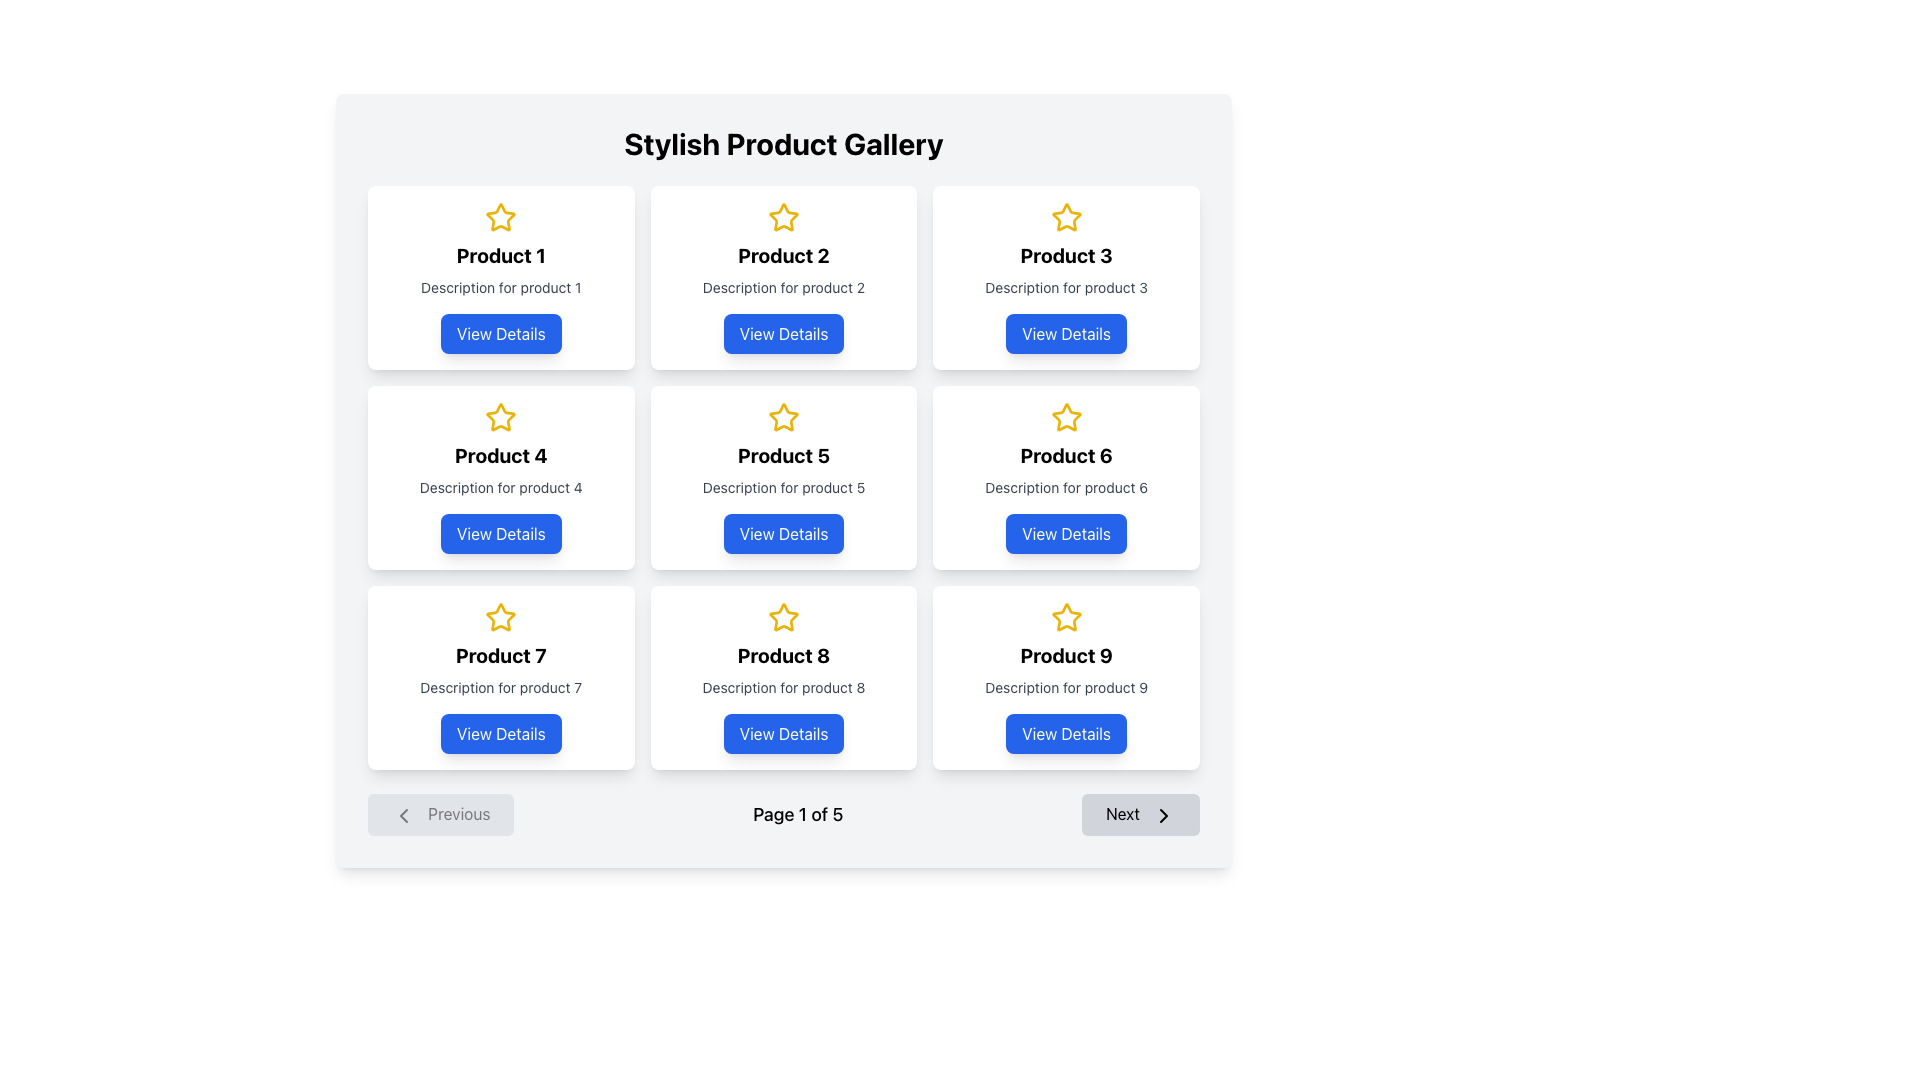 Image resolution: width=1920 pixels, height=1080 pixels. Describe the element at coordinates (782, 217) in the screenshot. I see `the star icon representing ratings or favorites in card number 2, located above the text 'Product 2' in the grid layout` at that location.